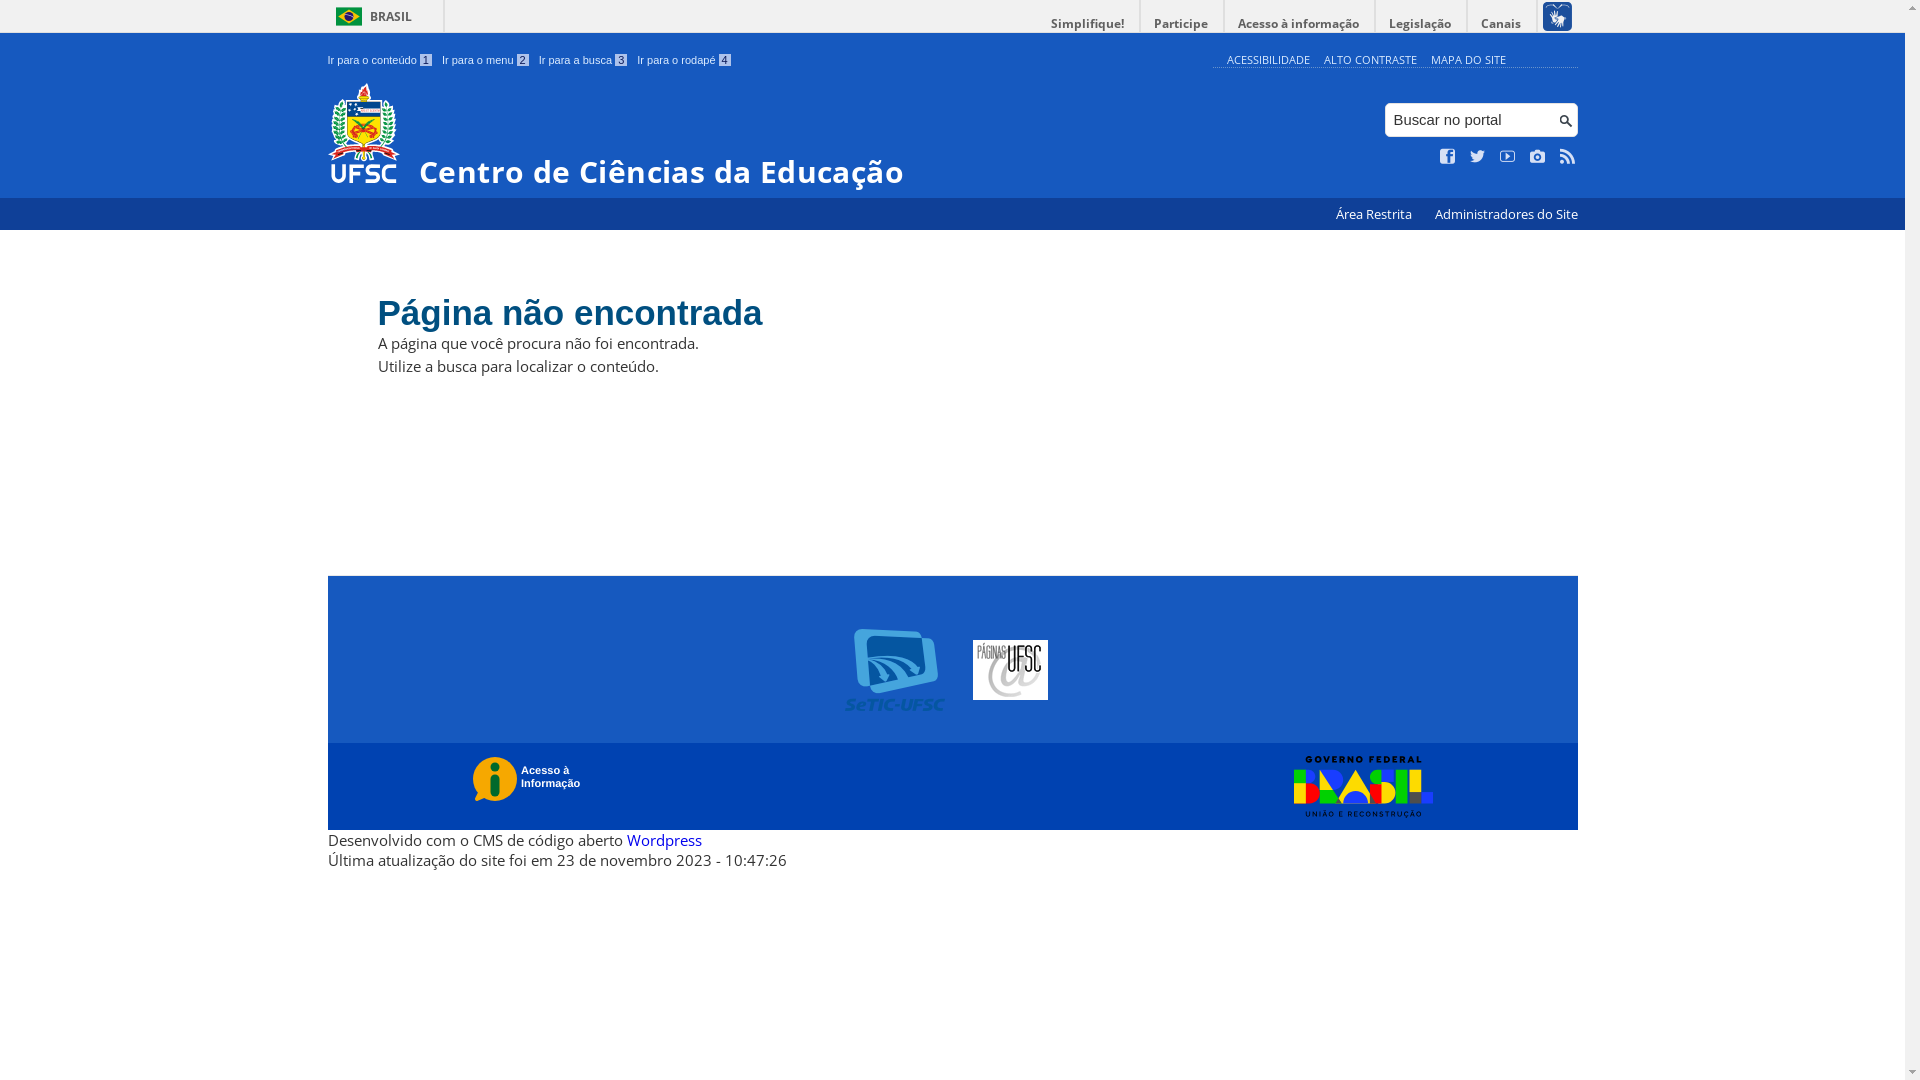 The width and height of the screenshot is (1920, 1080). What do you see at coordinates (485, 59) in the screenshot?
I see `'Ir para o menu 2'` at bounding box center [485, 59].